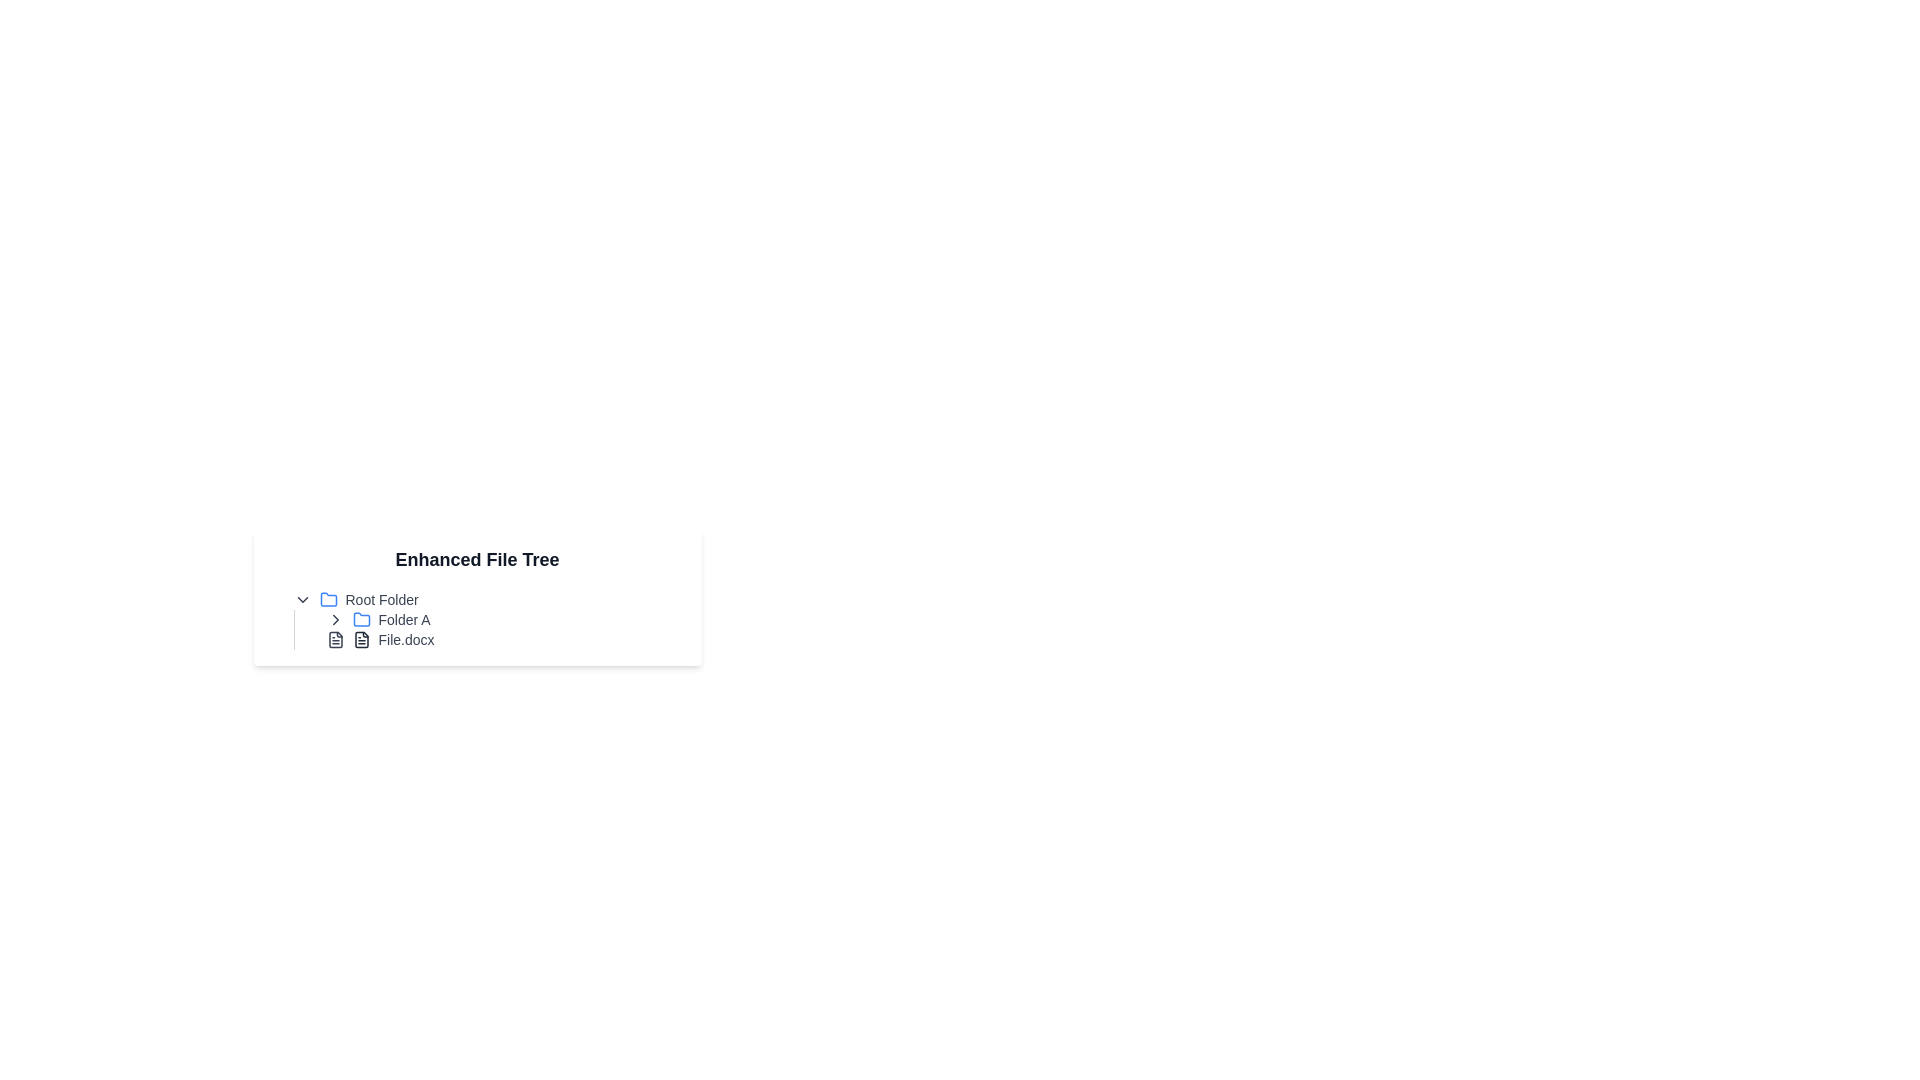 The height and width of the screenshot is (1080, 1920). What do you see at coordinates (361, 640) in the screenshot?
I see `the document file icon located to the left of the filename 'File.docx' in the file tree interface` at bounding box center [361, 640].